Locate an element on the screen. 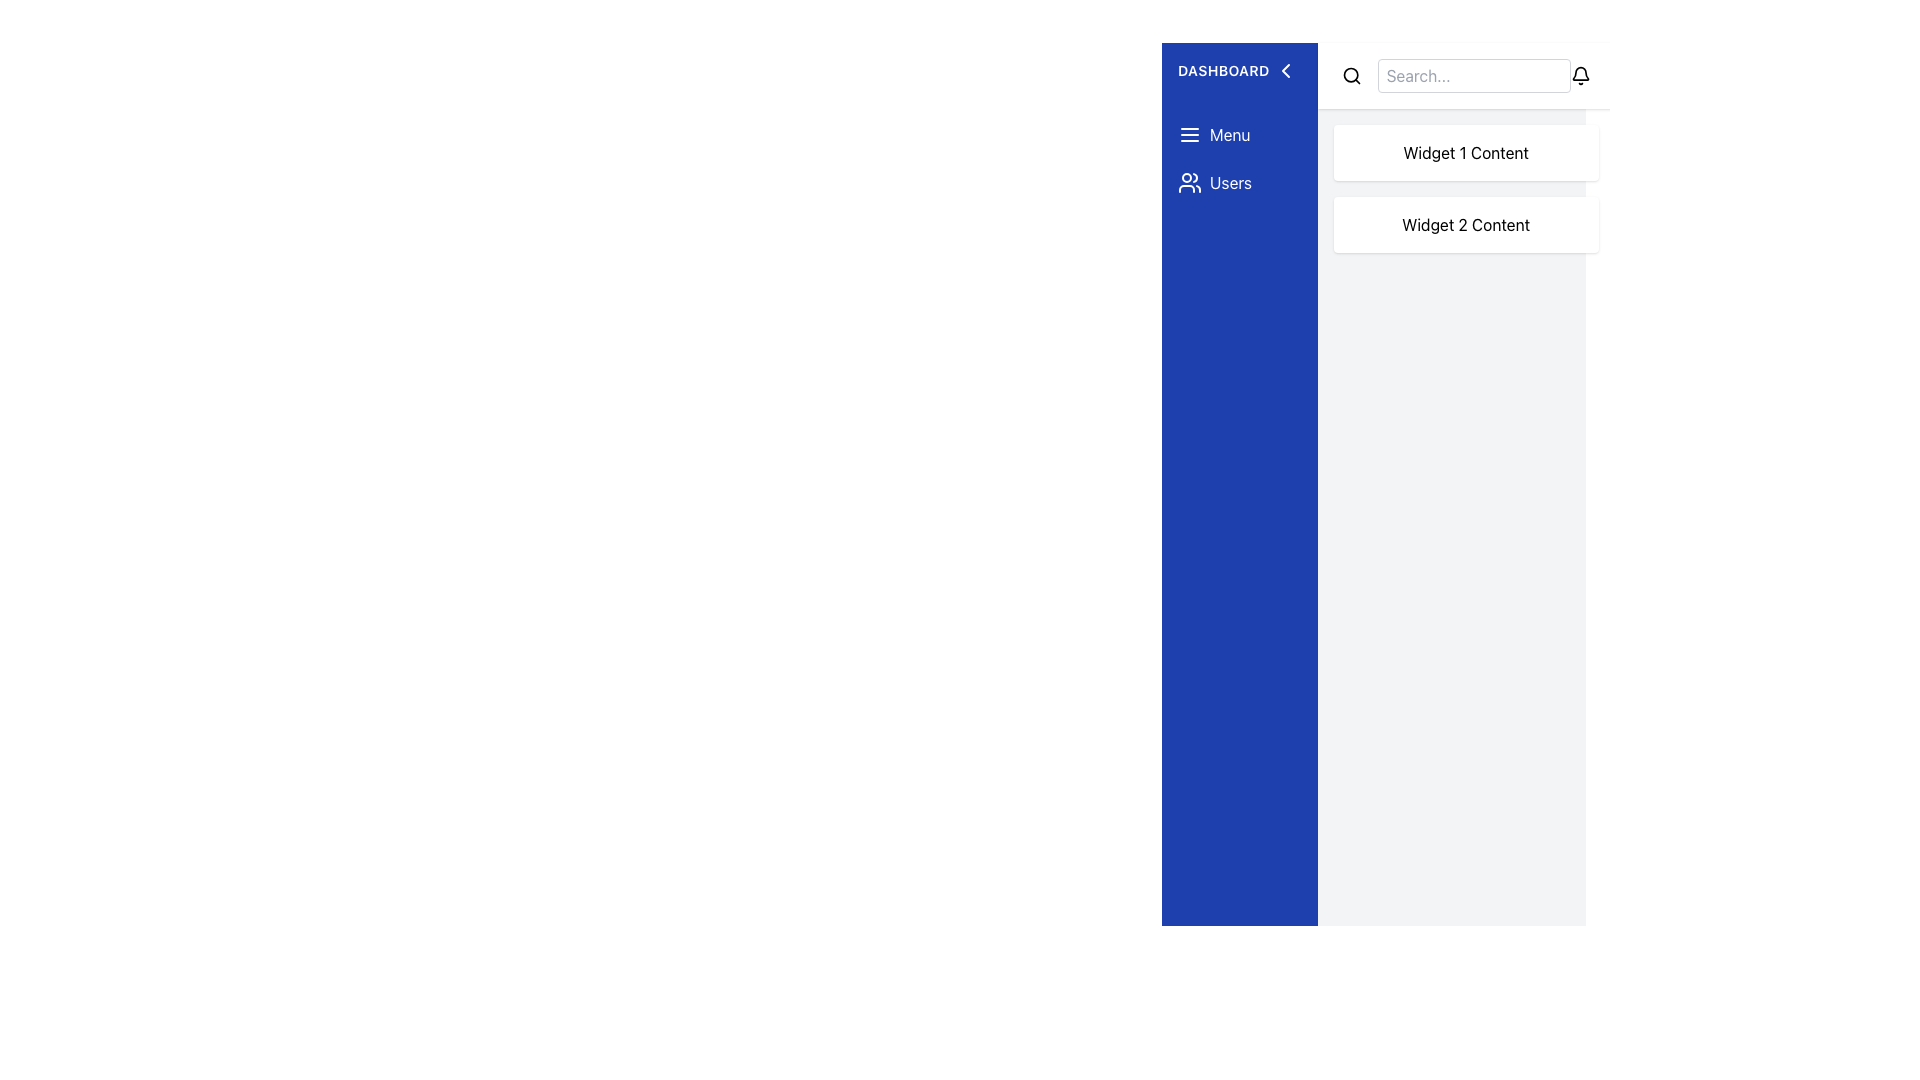 This screenshot has width=1920, height=1080. the inner circular graphical component of the search icon located at the top-right of the application interface is located at coordinates (1350, 74).